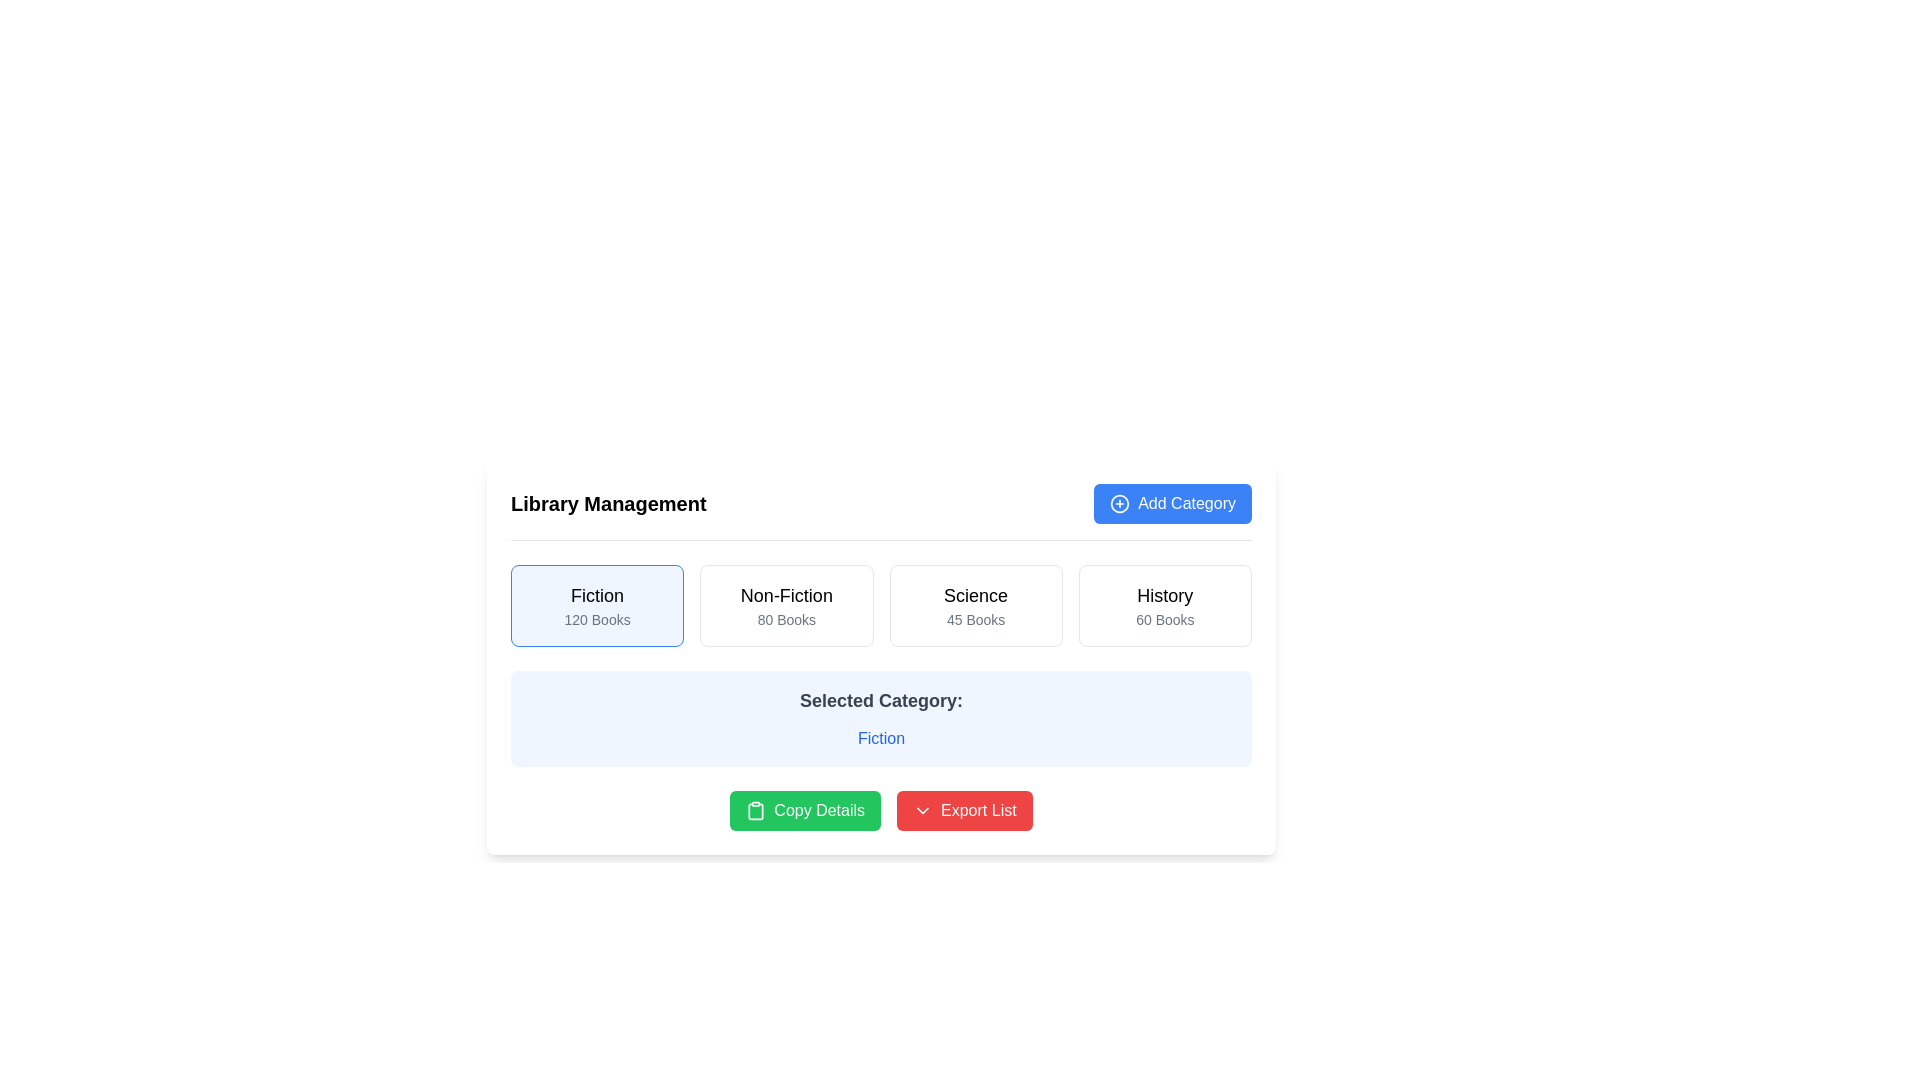 This screenshot has height=1080, width=1920. What do you see at coordinates (785, 604) in the screenshot?
I see `the 'Non-Fiction' button, which is a rectangular button with rounded corners and features the text 'Non-Fiction' and '80 Books'` at bounding box center [785, 604].